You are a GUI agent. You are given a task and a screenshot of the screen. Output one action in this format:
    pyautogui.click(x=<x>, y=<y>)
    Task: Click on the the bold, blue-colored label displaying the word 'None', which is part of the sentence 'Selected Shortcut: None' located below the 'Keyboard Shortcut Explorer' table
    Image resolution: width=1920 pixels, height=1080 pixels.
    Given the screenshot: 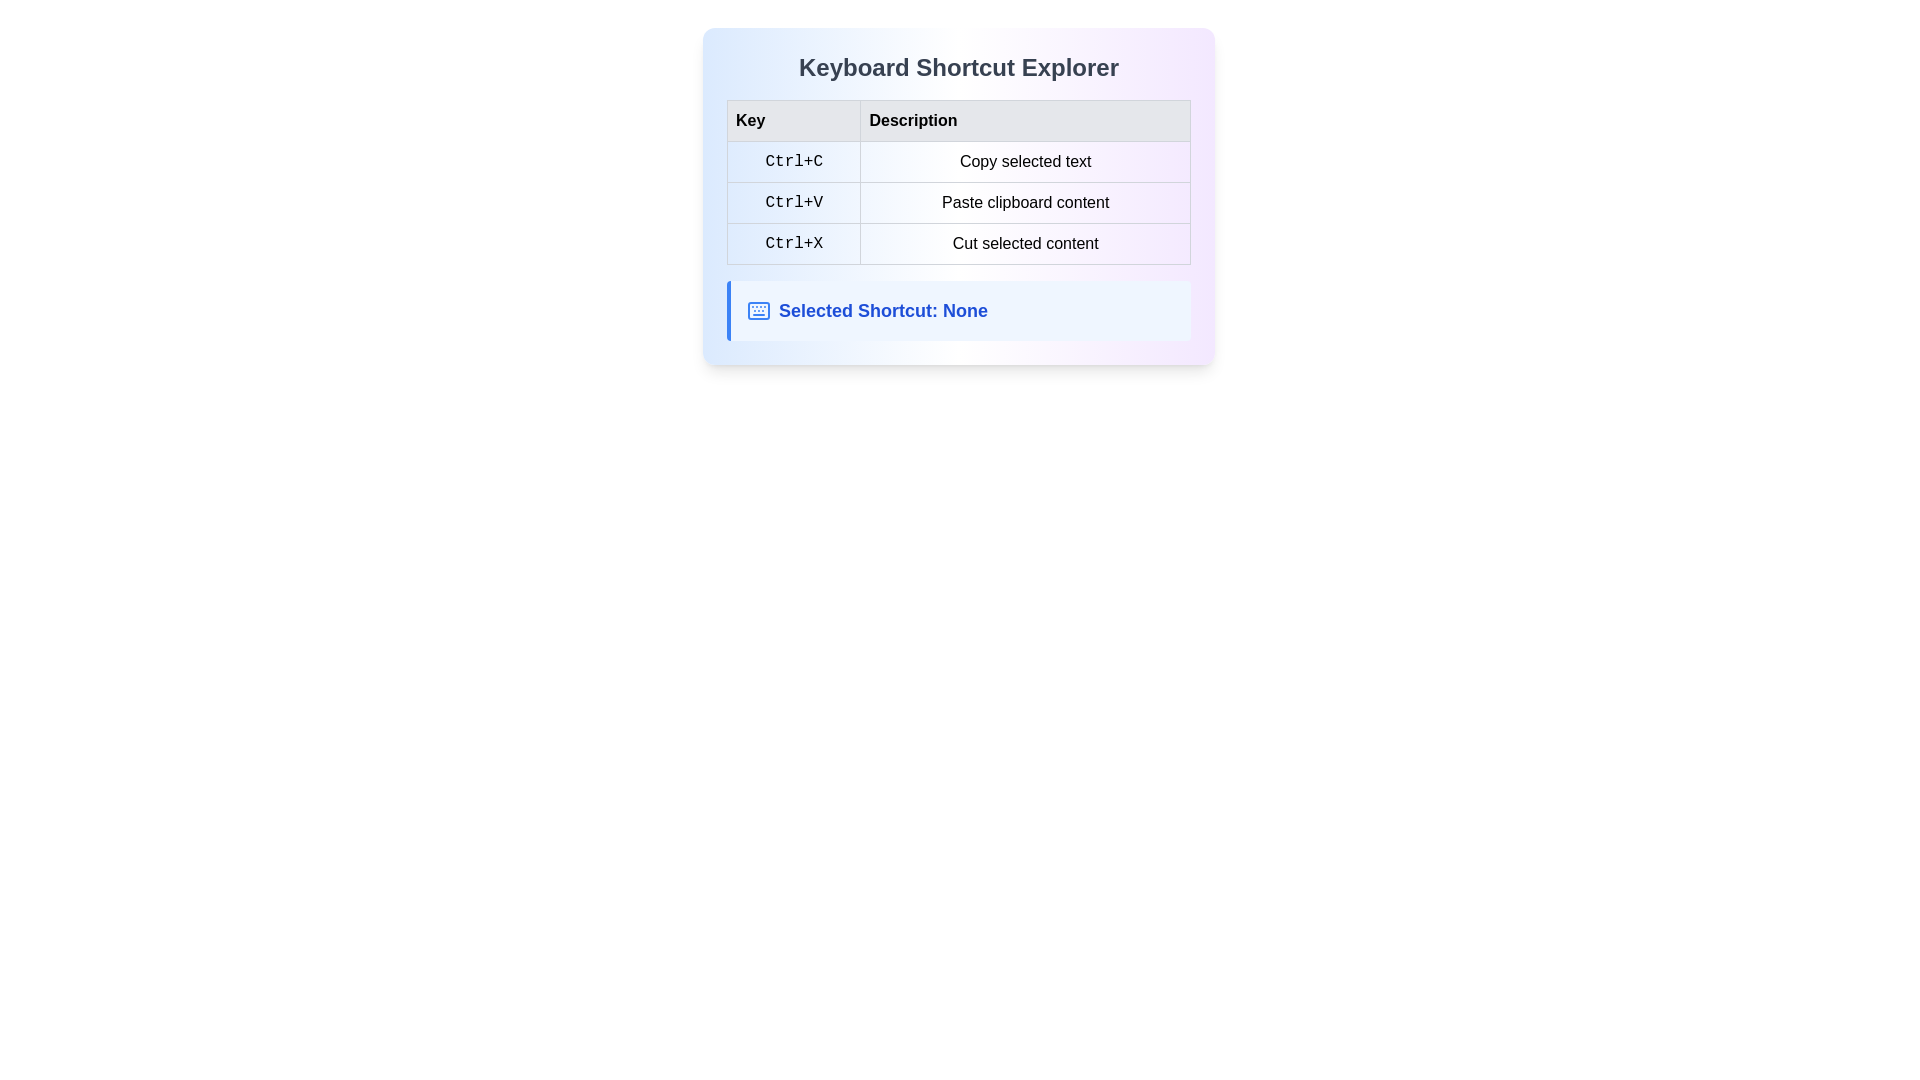 What is the action you would take?
    pyautogui.click(x=965, y=311)
    